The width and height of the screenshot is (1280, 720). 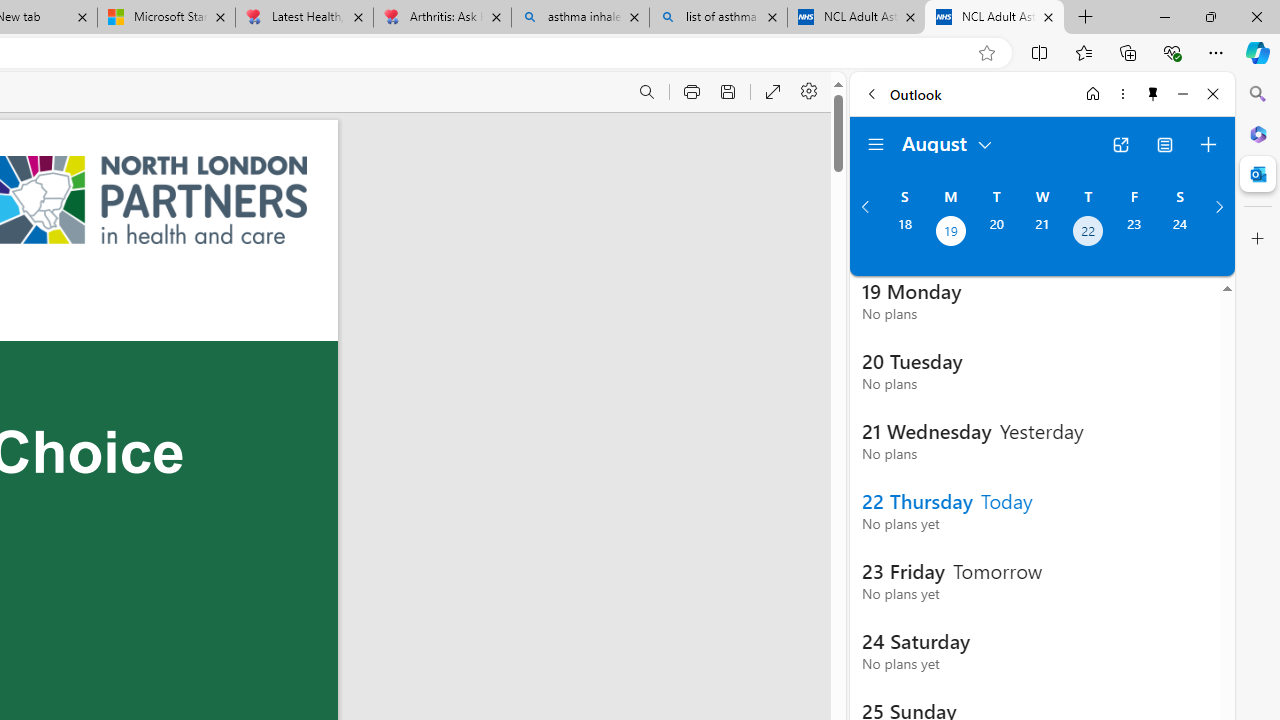 What do you see at coordinates (647, 92) in the screenshot?
I see `'Find (Ctrl + F)'` at bounding box center [647, 92].